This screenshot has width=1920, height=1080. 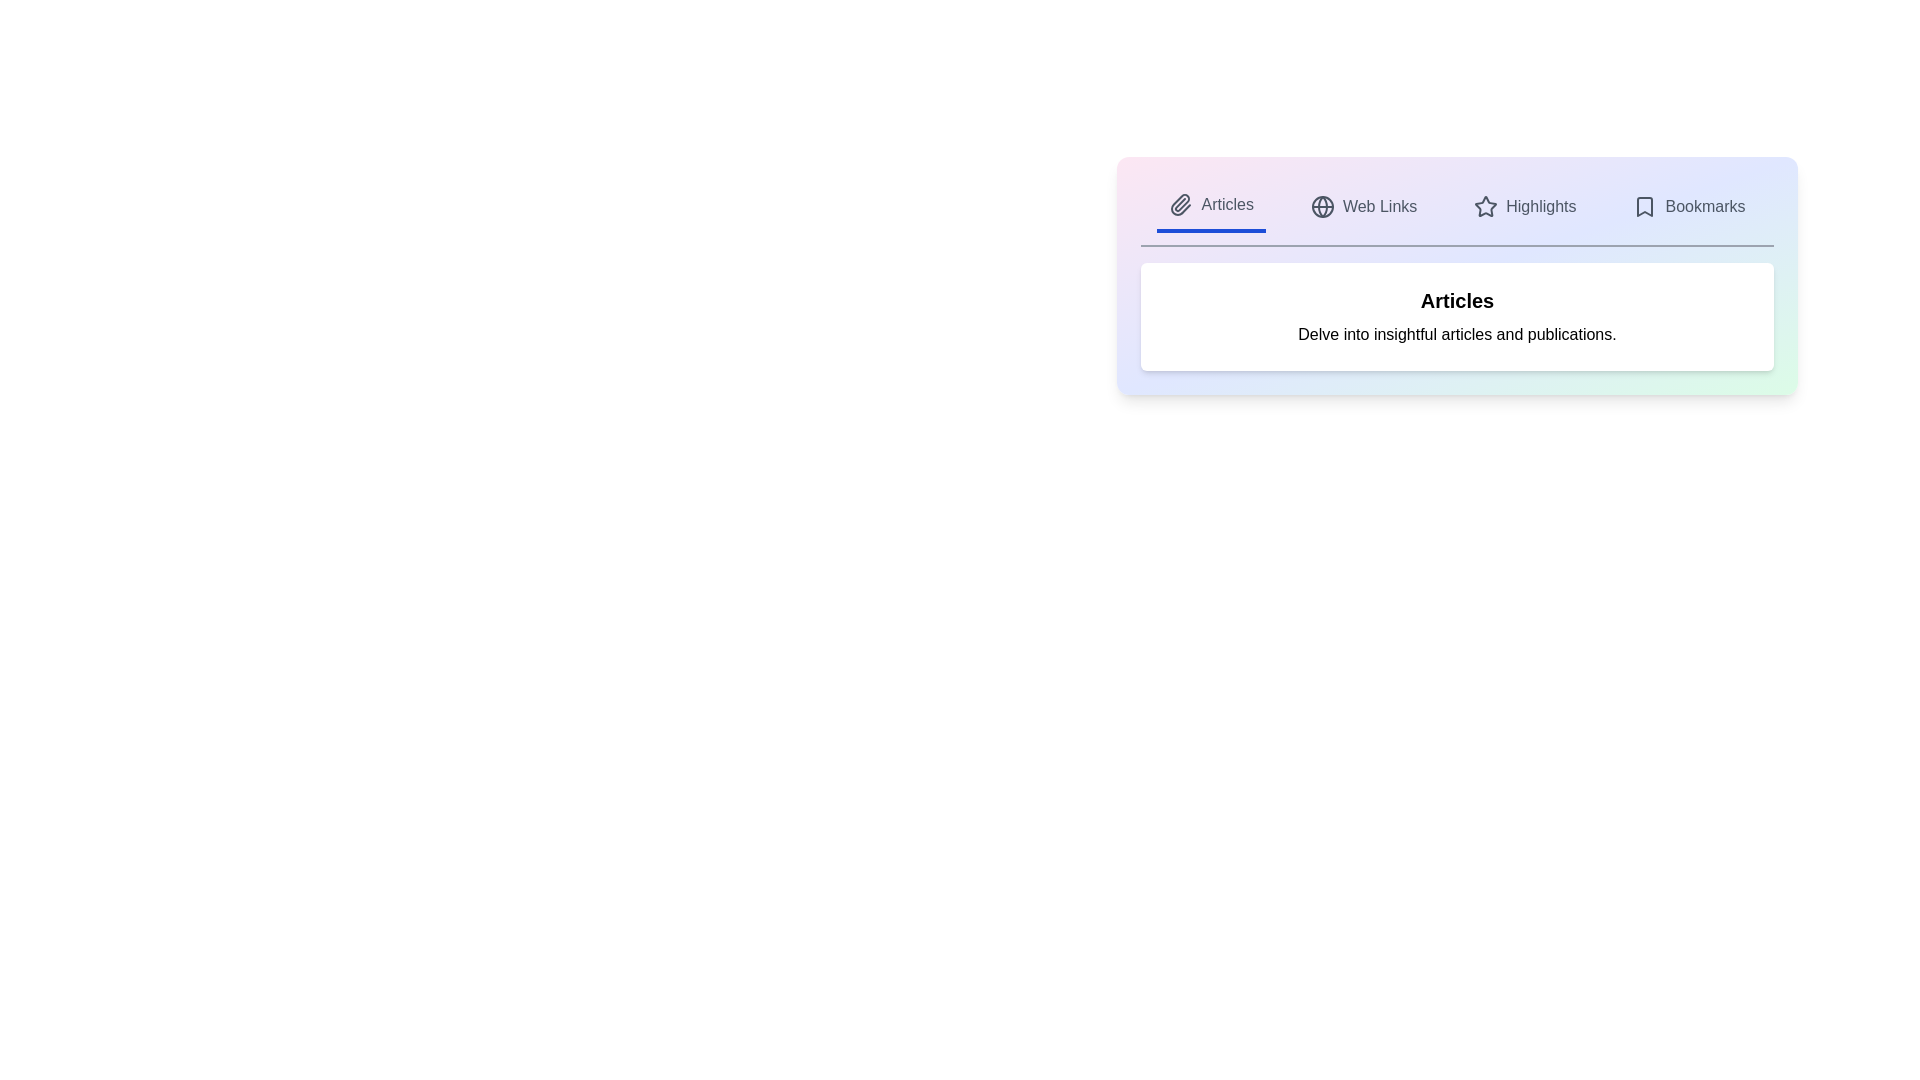 I want to click on the tab labeled Bookmarks to preview its action, so click(x=1688, y=207).